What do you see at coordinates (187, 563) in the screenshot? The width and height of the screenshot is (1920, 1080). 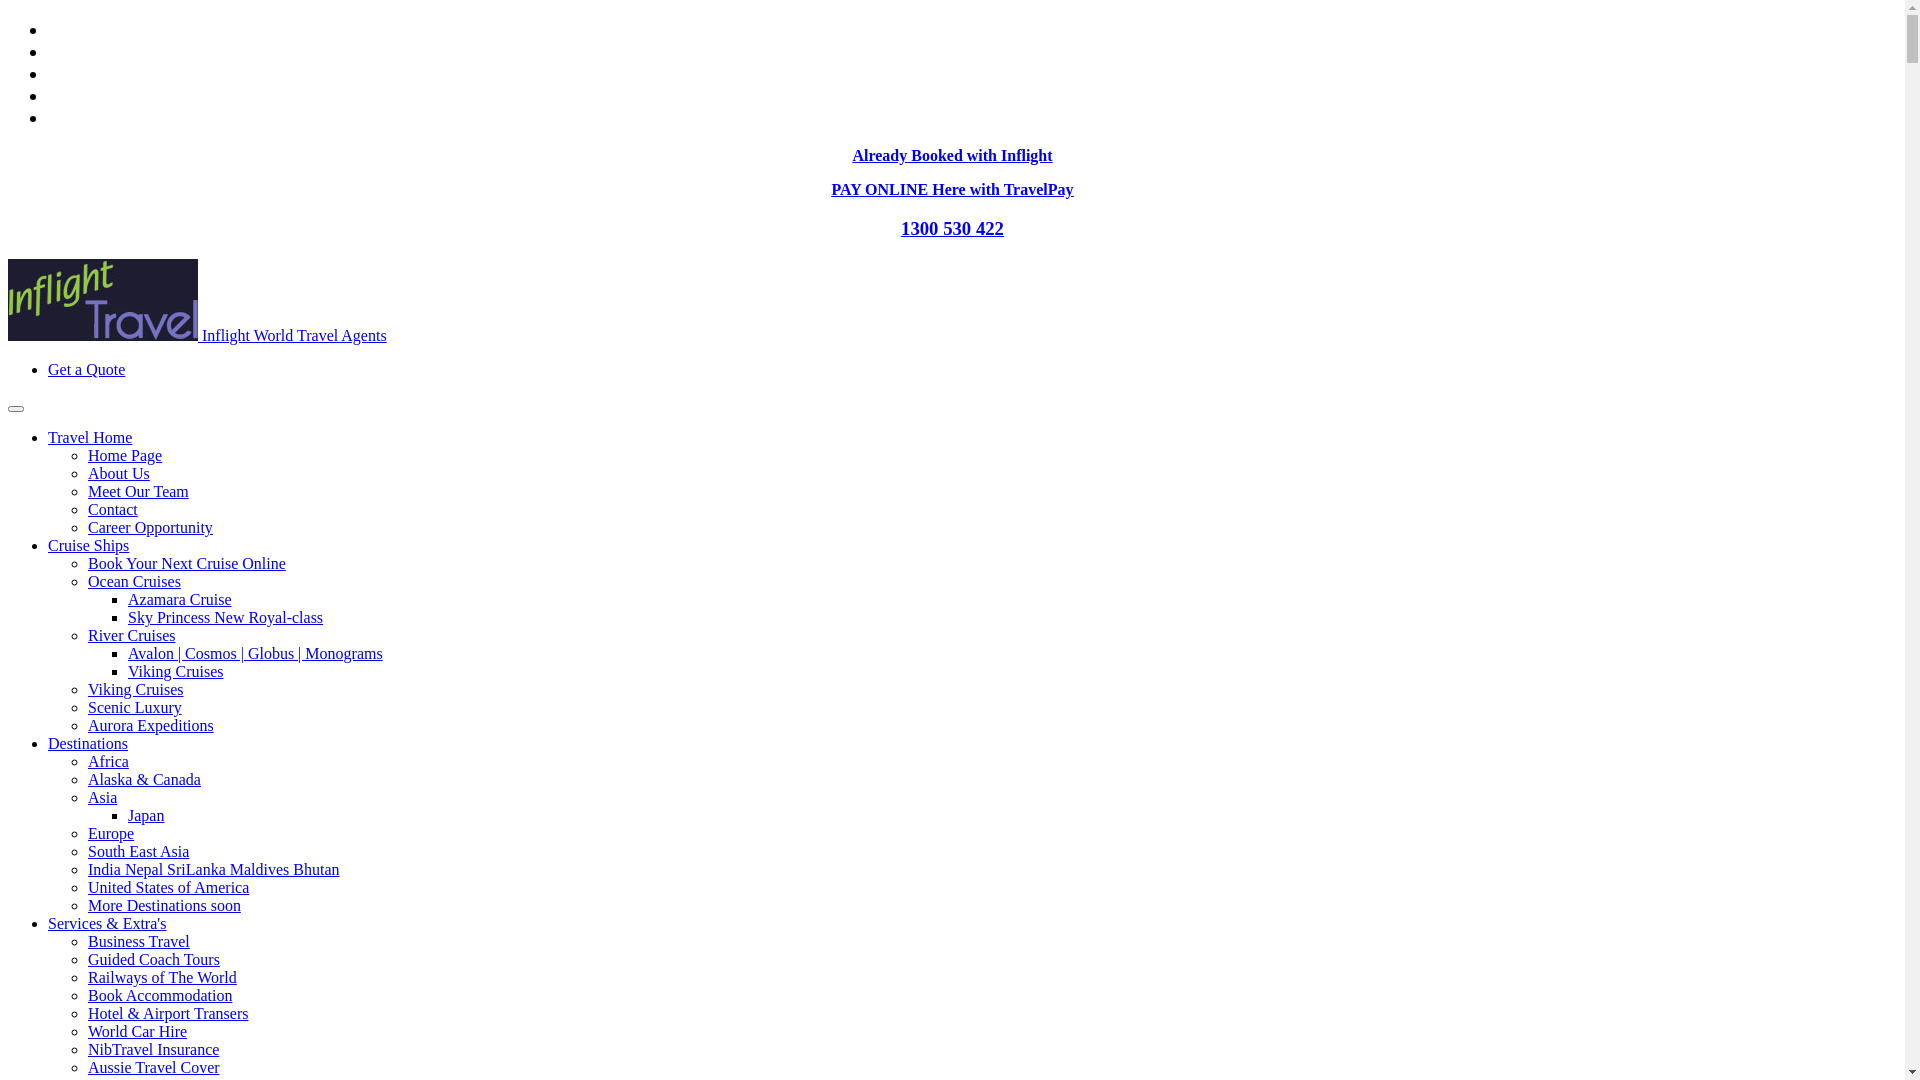 I see `'Book Your Next Cruise Online'` at bounding box center [187, 563].